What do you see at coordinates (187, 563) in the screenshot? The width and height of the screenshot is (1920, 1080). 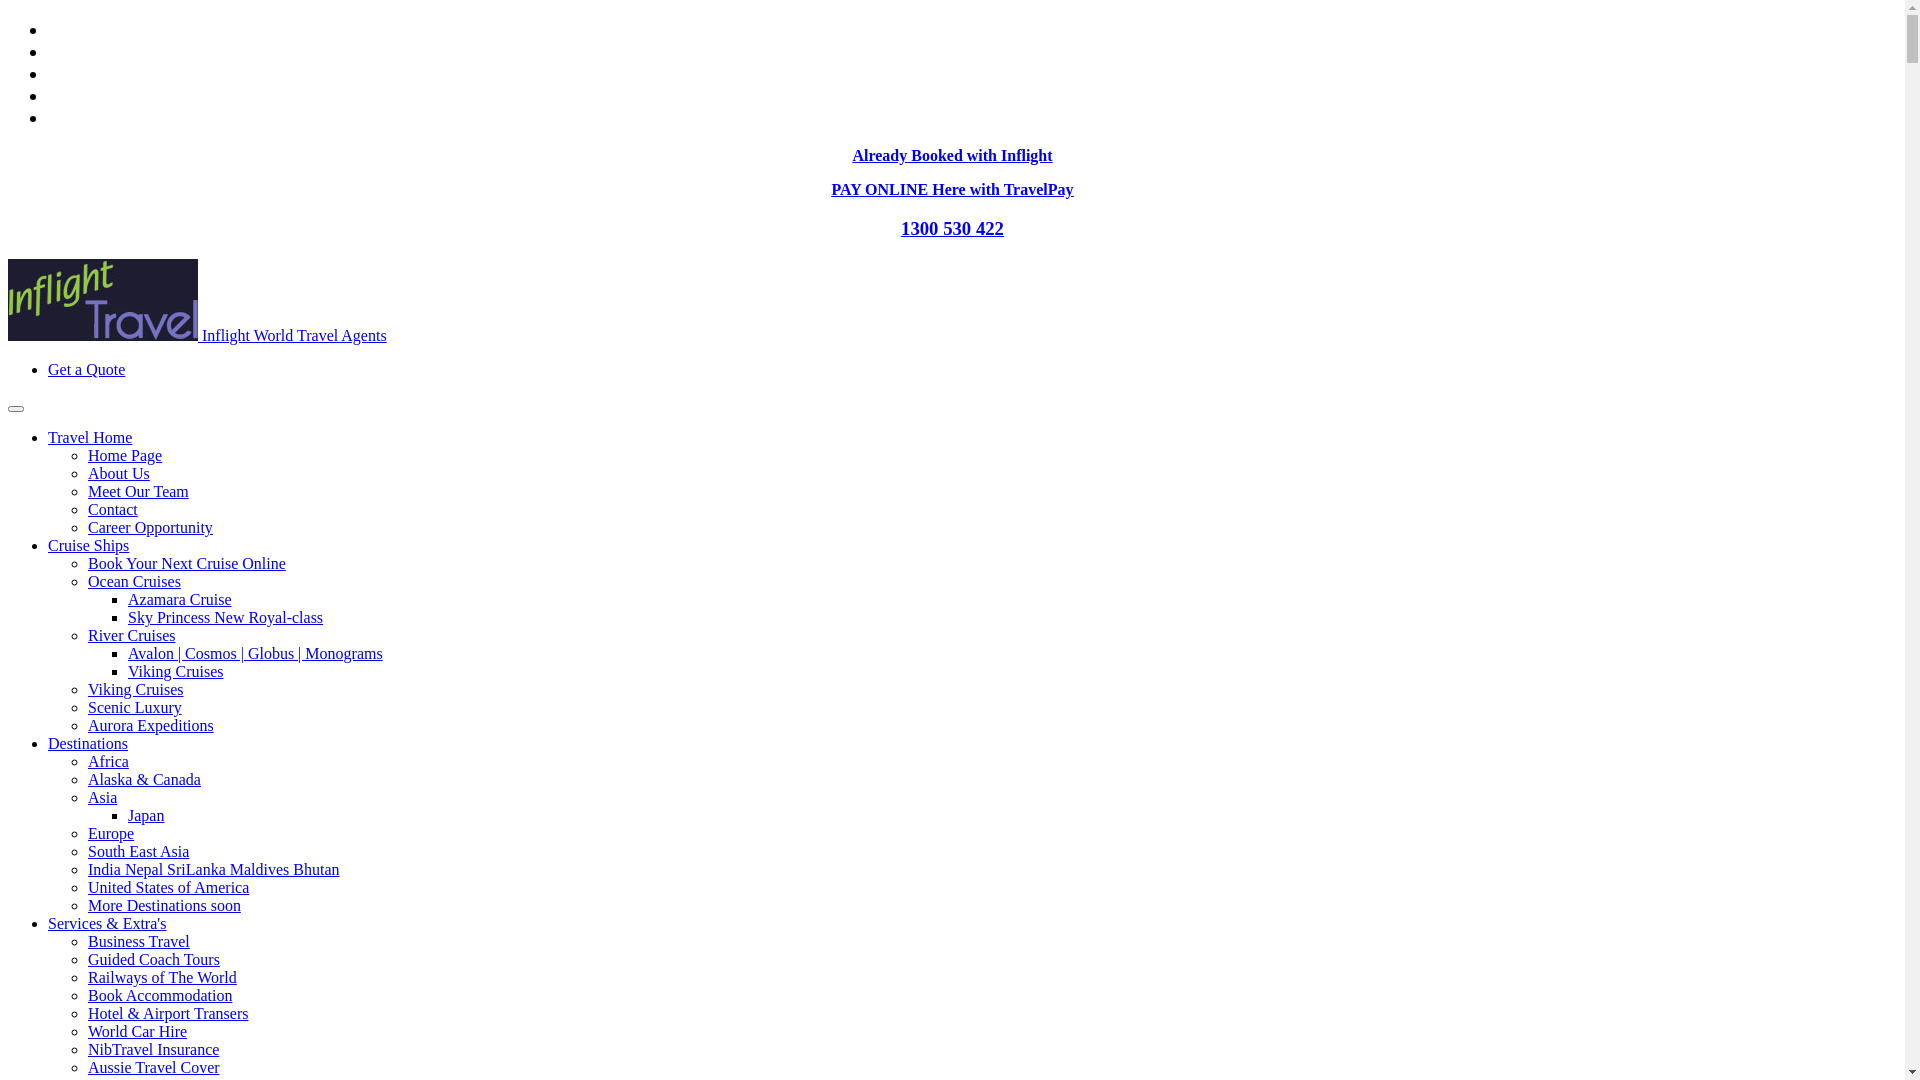 I see `'Book Your Next Cruise Online'` at bounding box center [187, 563].